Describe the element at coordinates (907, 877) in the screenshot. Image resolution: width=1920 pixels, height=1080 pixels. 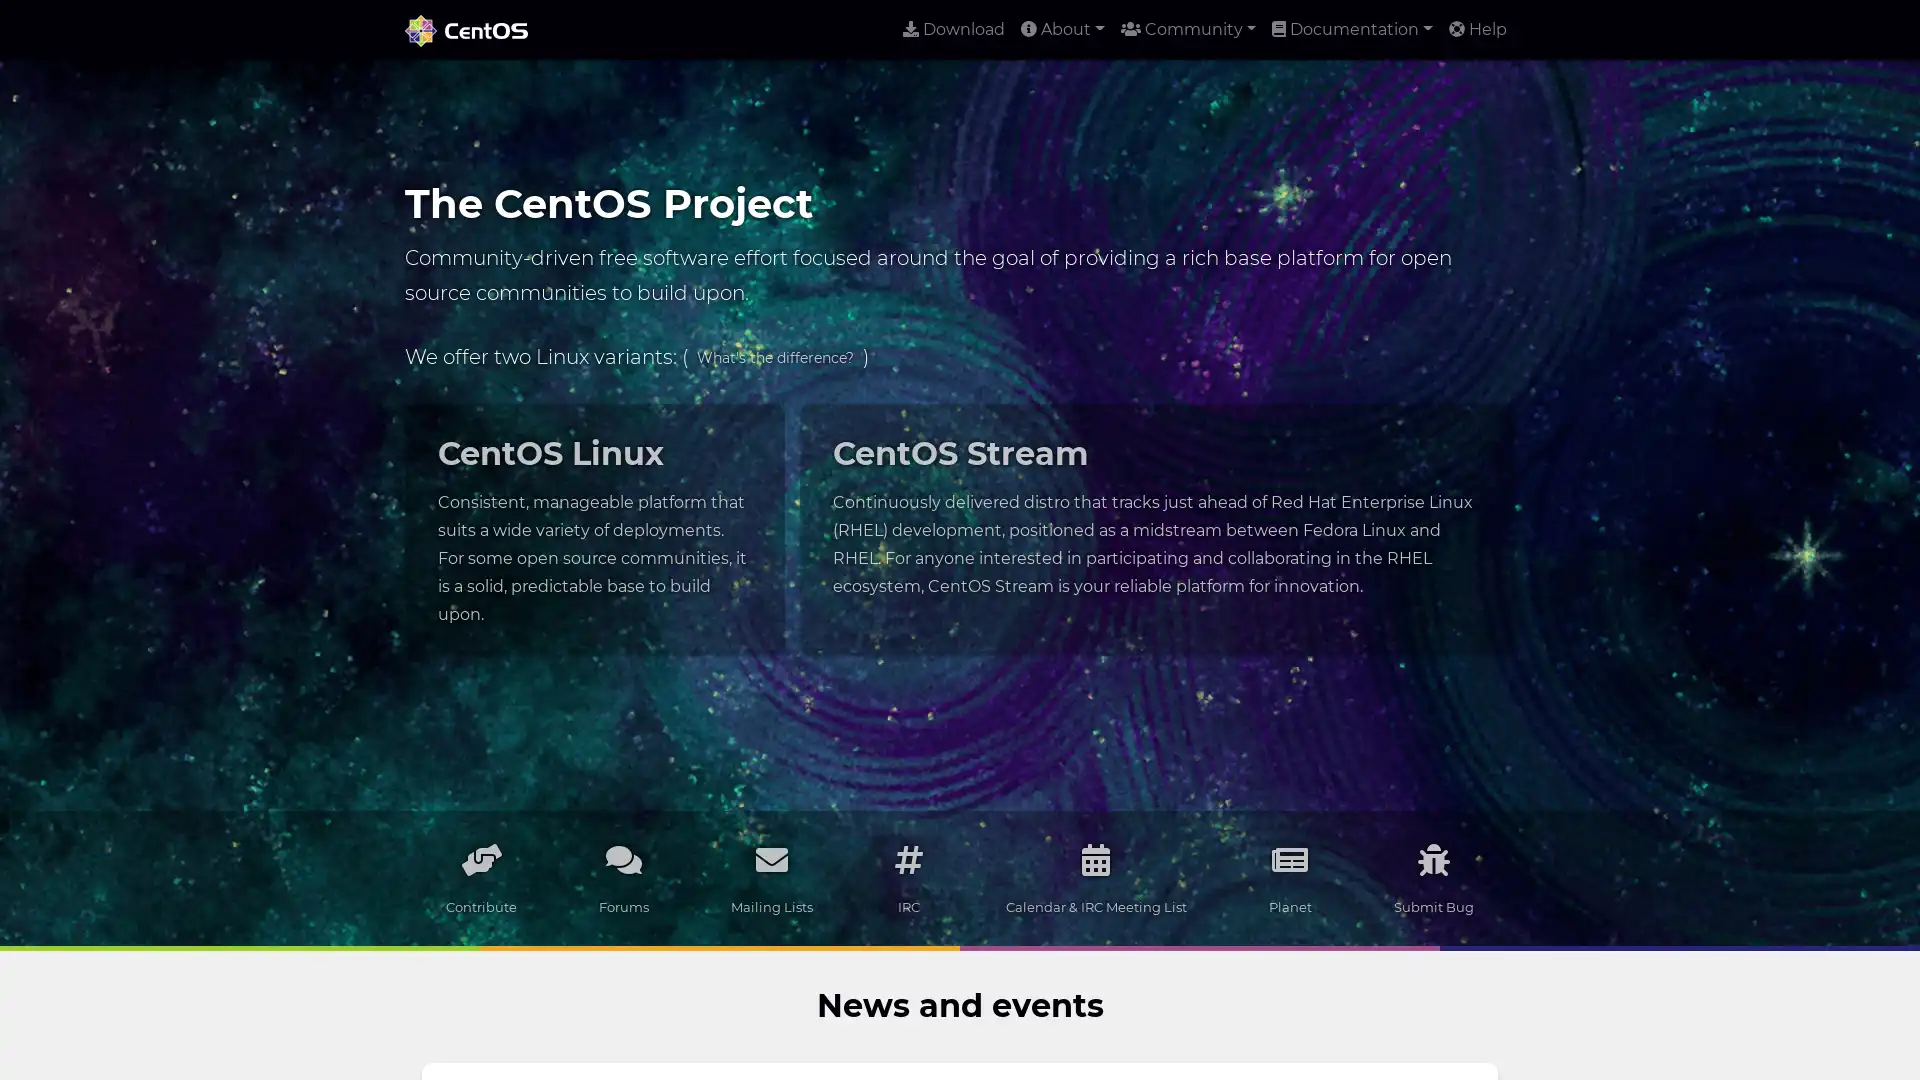
I see `IRC` at that location.